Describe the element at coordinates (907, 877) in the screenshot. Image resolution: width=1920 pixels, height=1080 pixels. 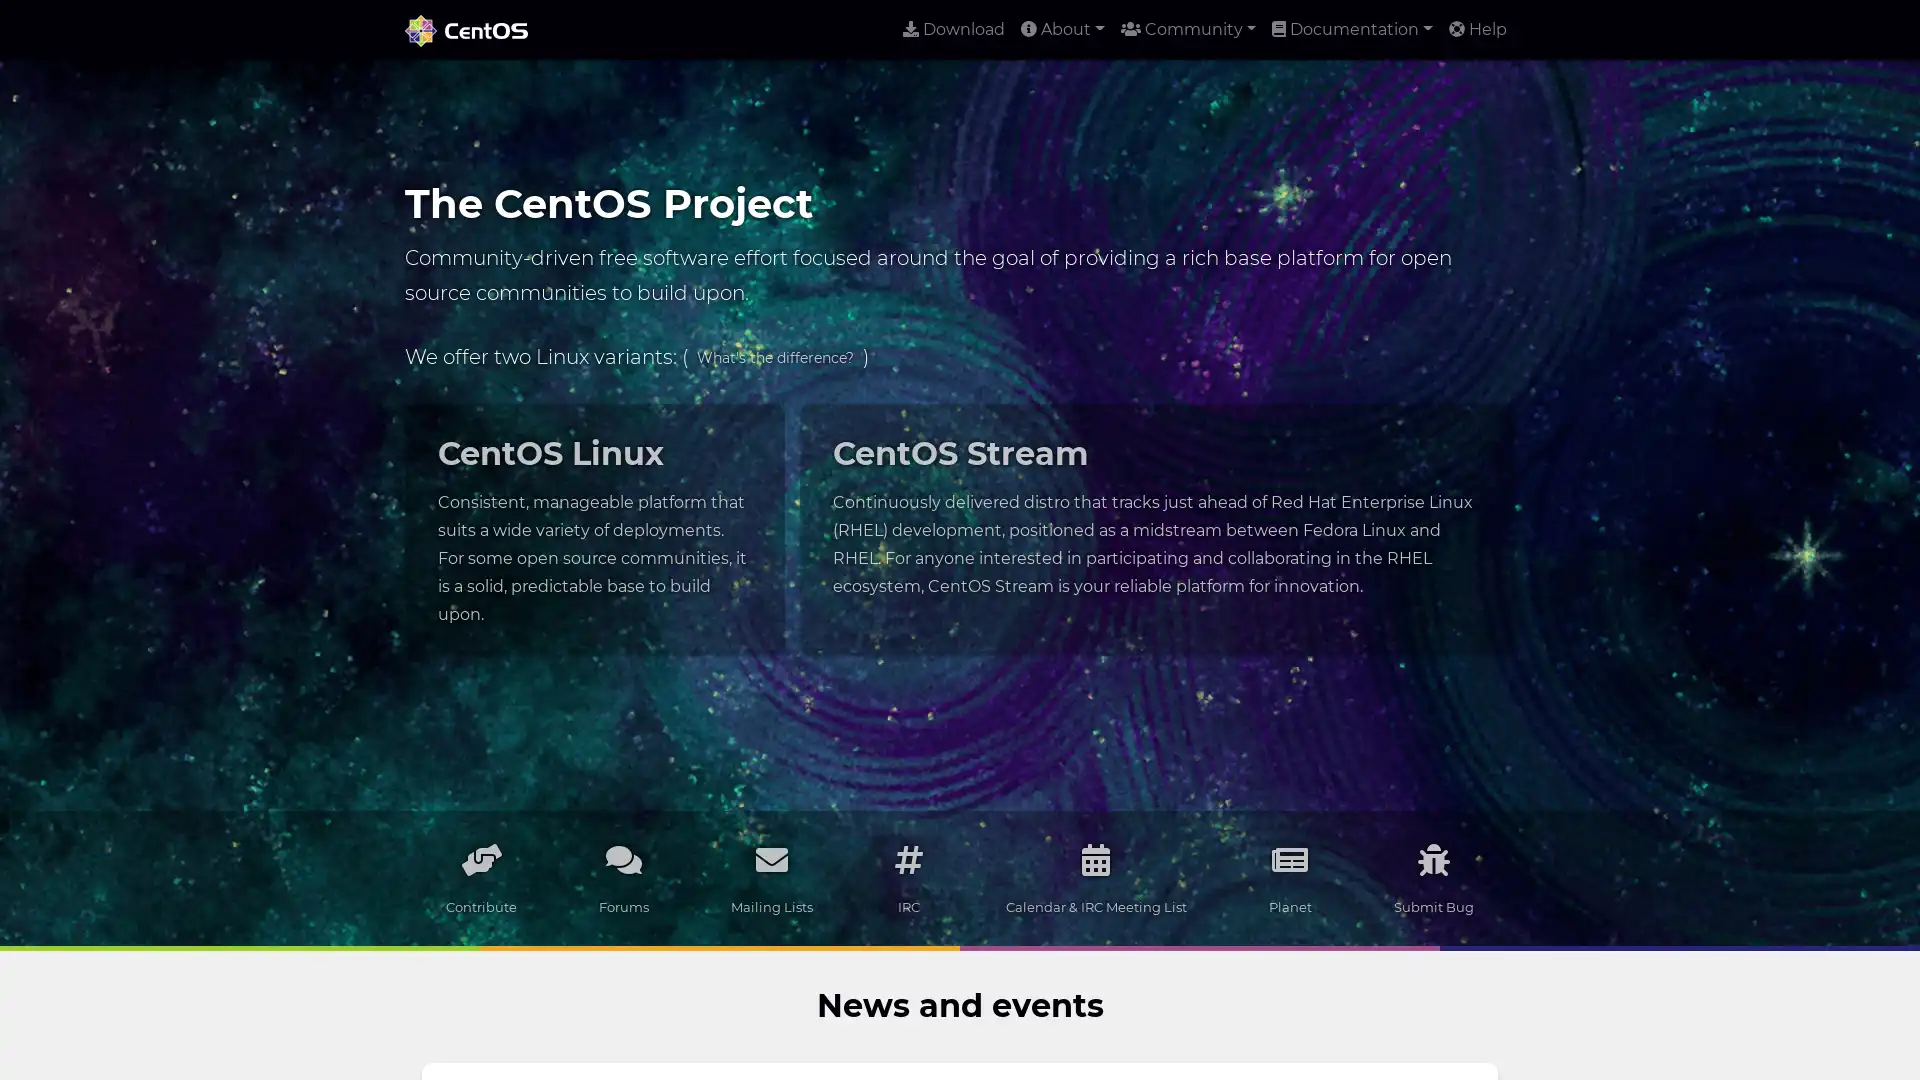
I see `IRC` at that location.